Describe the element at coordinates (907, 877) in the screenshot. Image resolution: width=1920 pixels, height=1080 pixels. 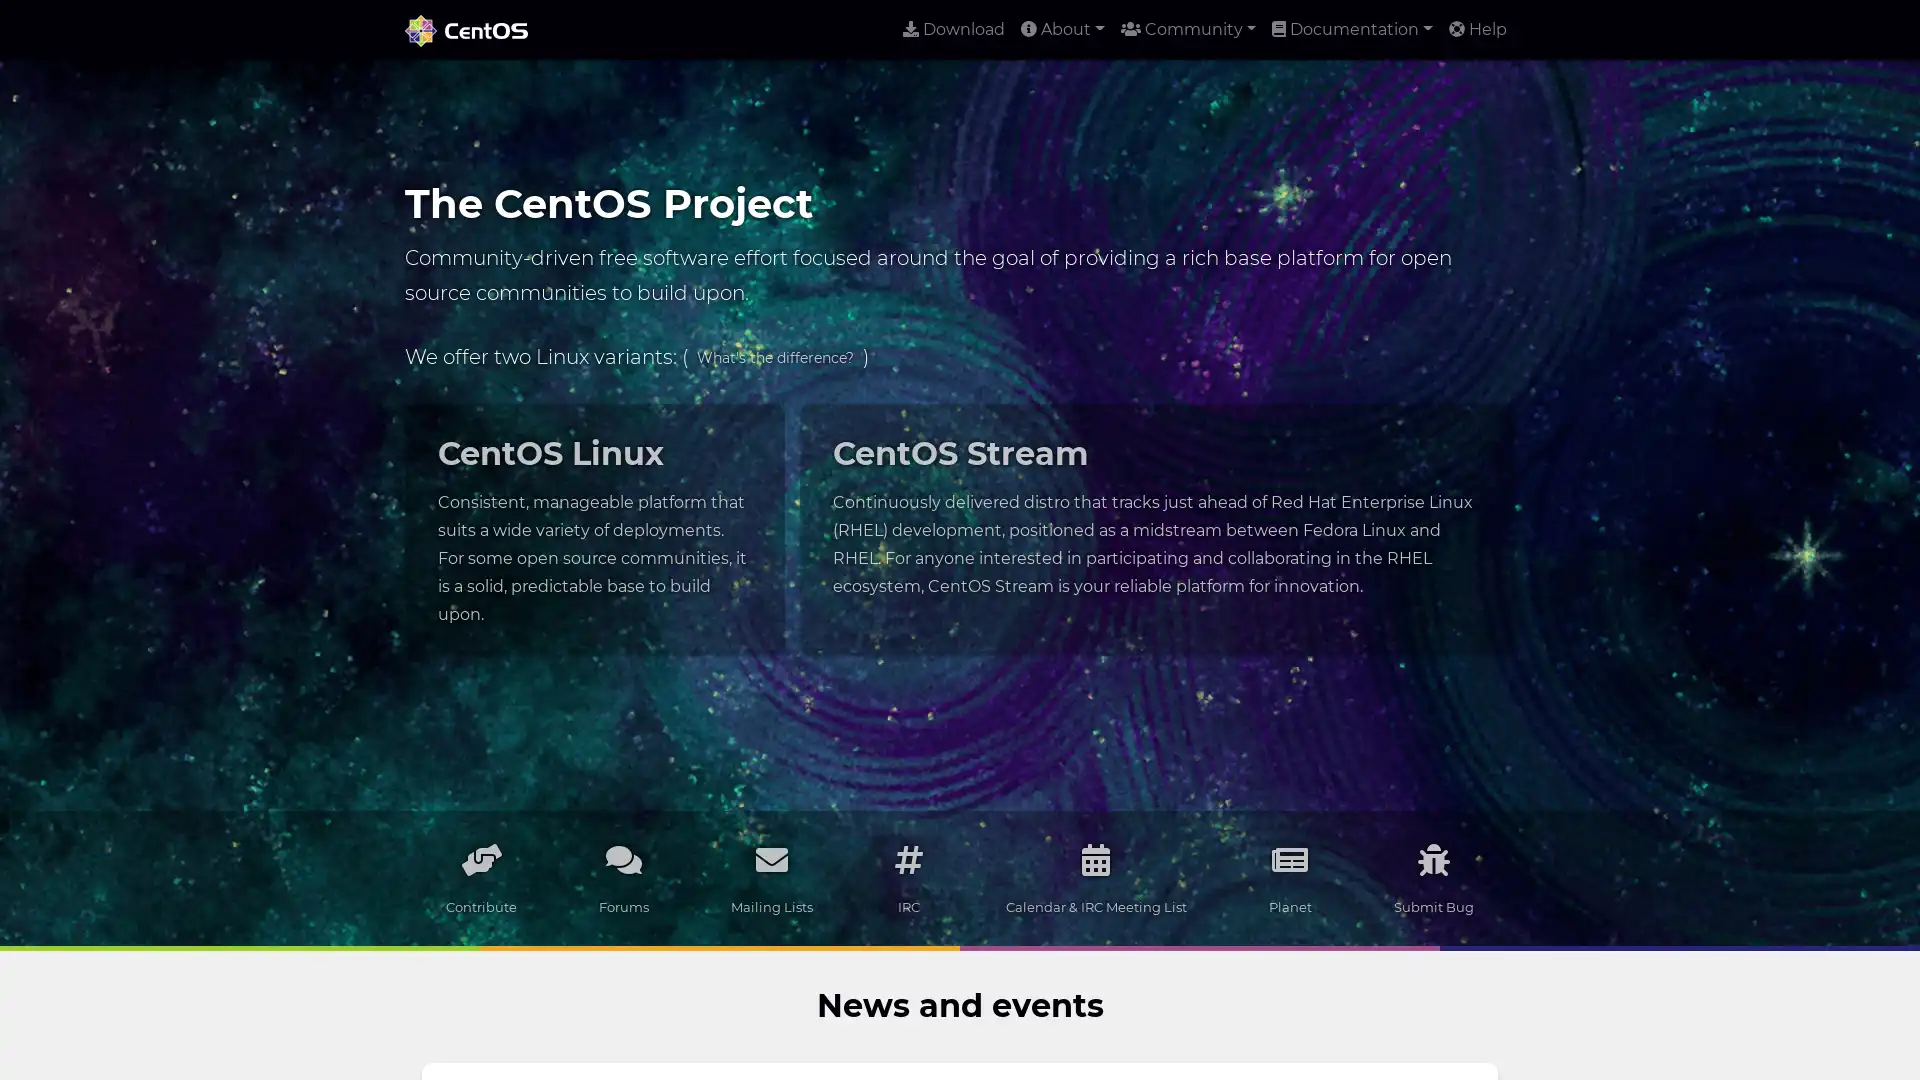
I see `IRC` at that location.